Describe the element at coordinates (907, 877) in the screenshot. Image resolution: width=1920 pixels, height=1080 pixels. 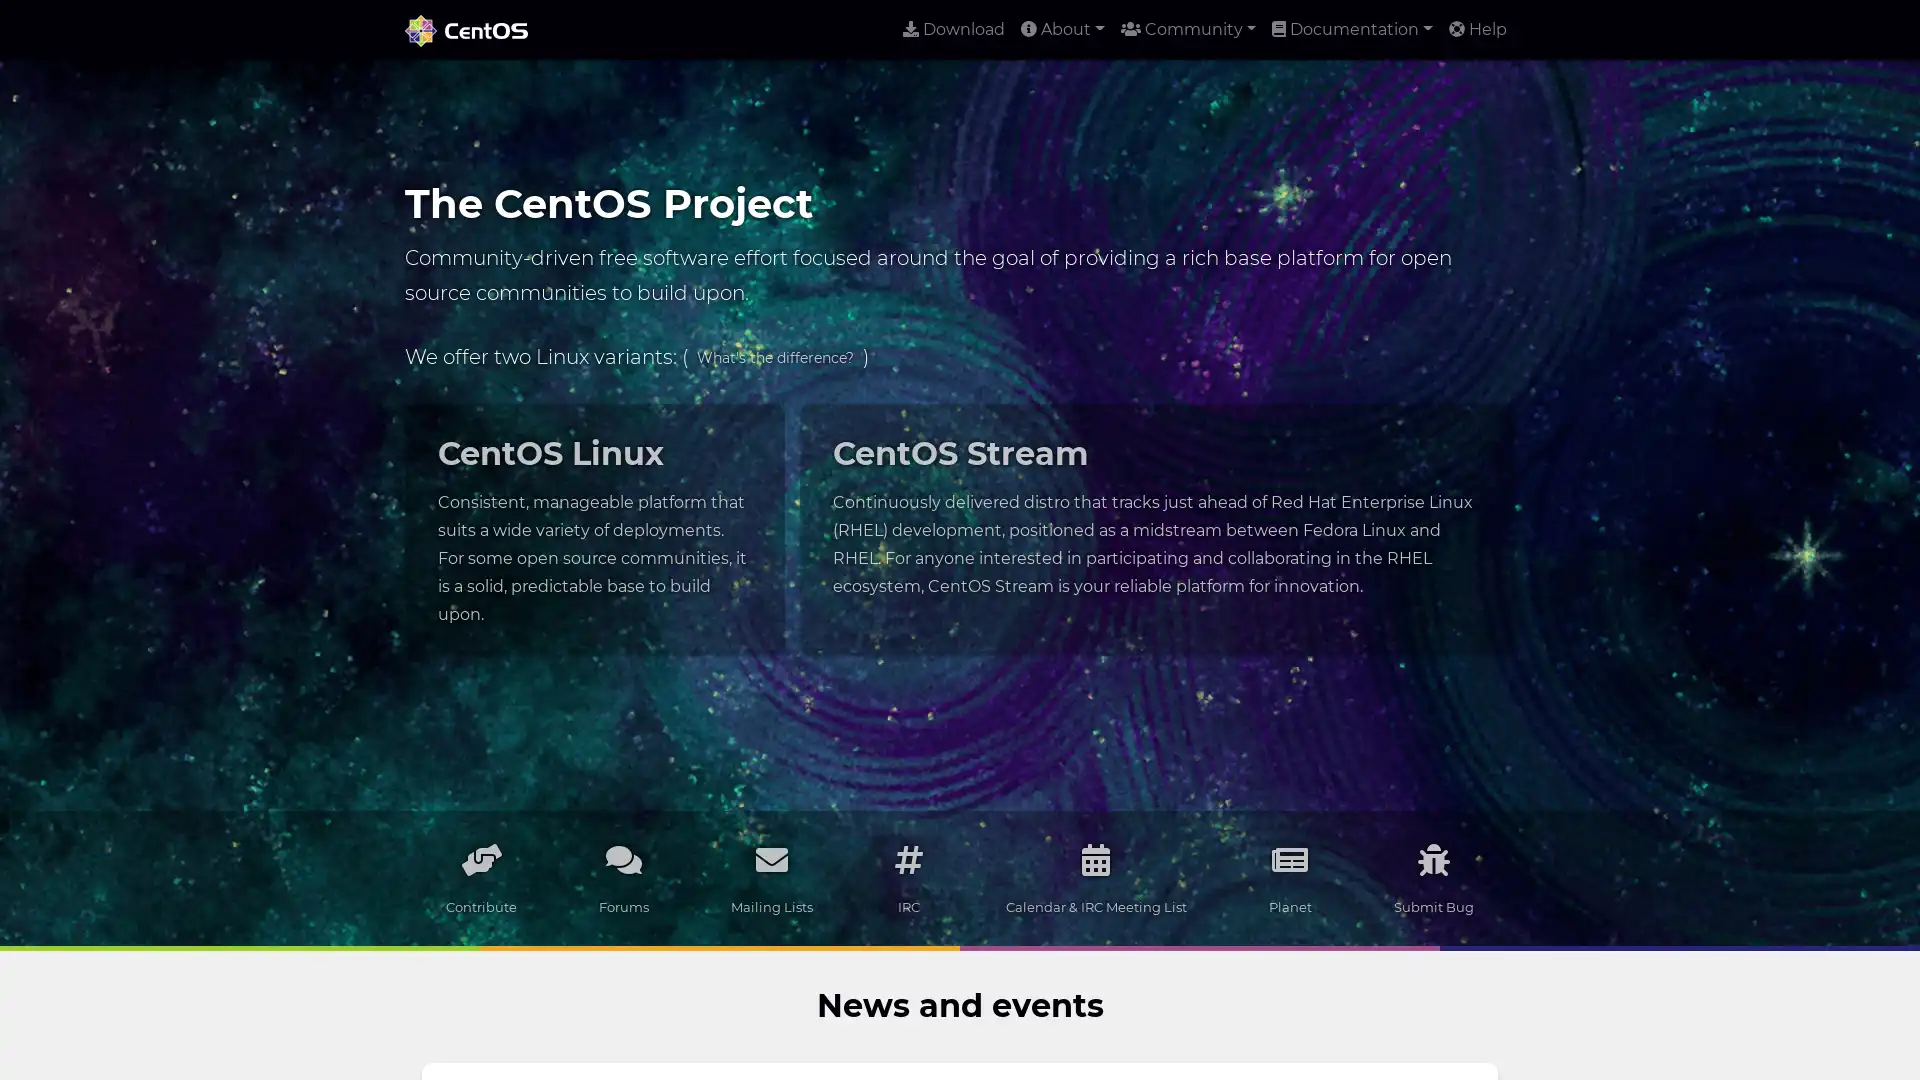
I see `IRC` at that location.